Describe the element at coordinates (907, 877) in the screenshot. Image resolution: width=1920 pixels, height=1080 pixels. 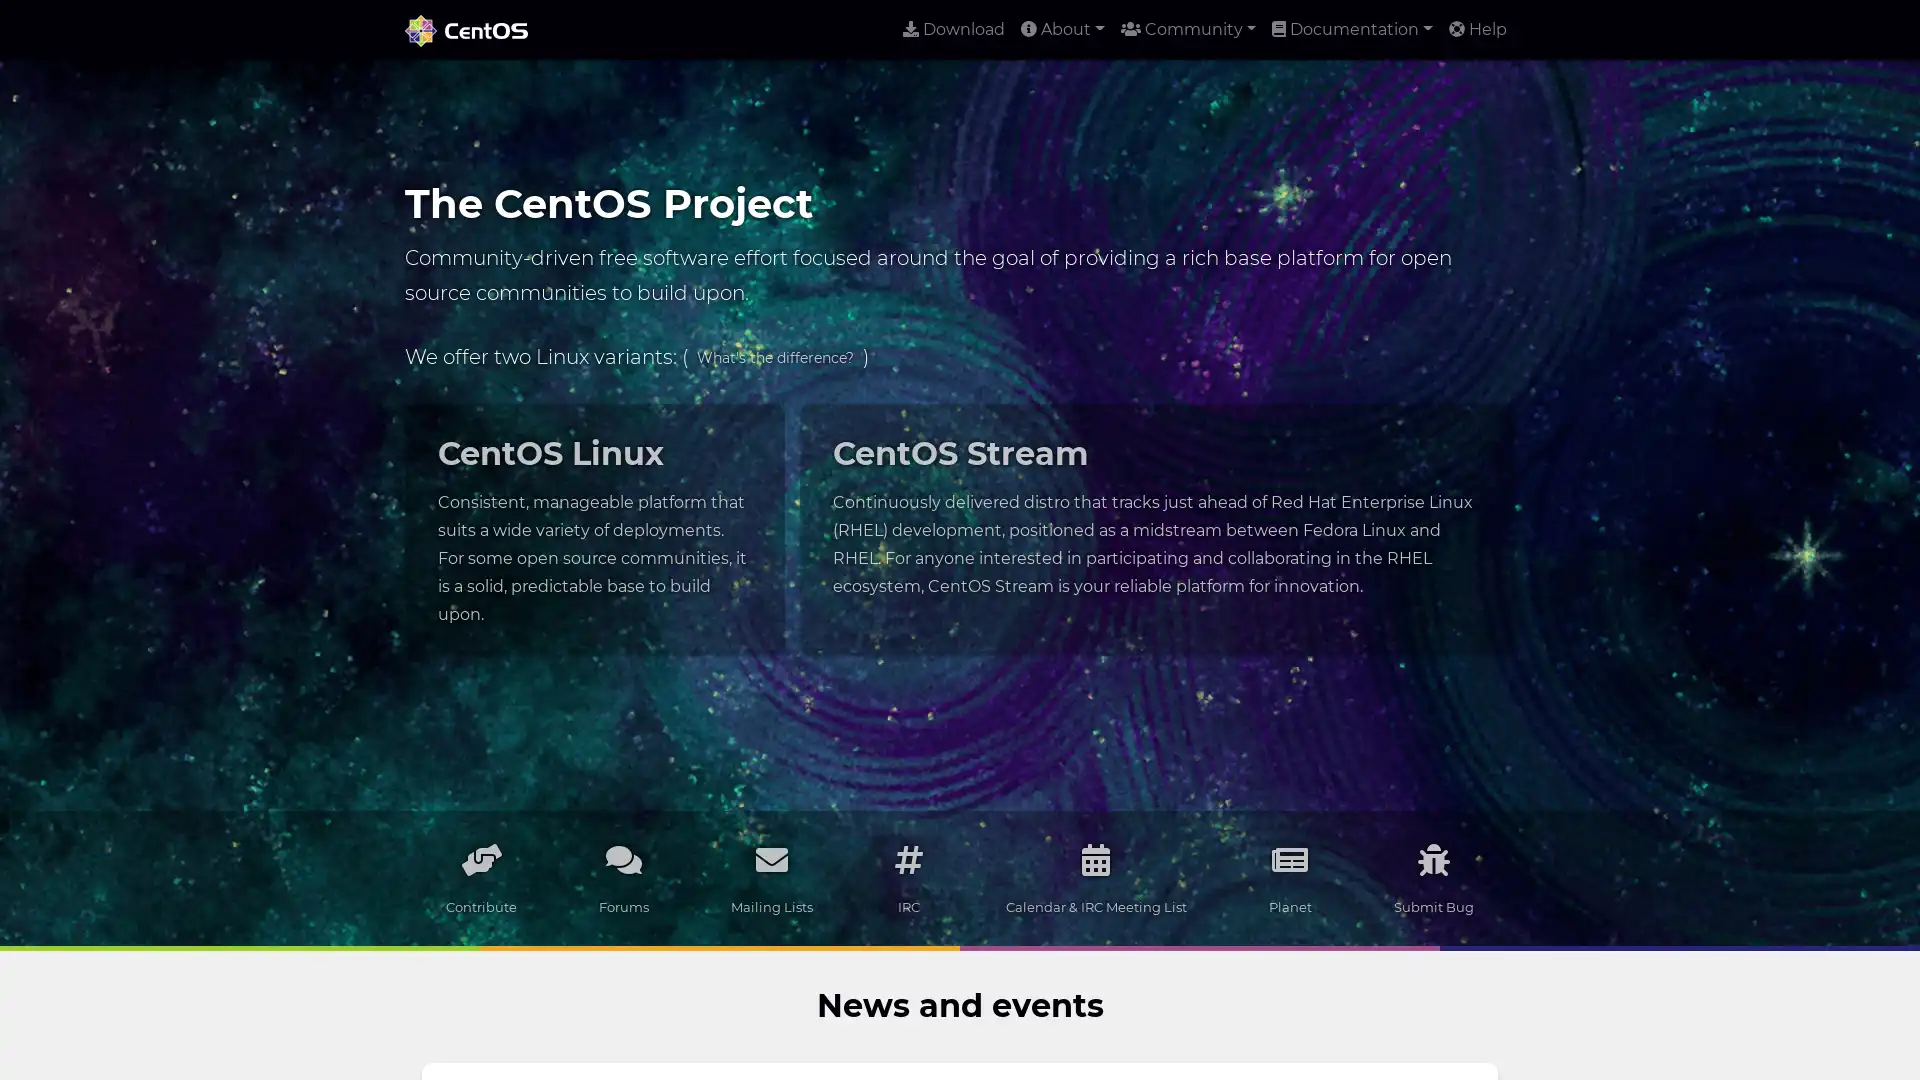
I see `IRC` at that location.